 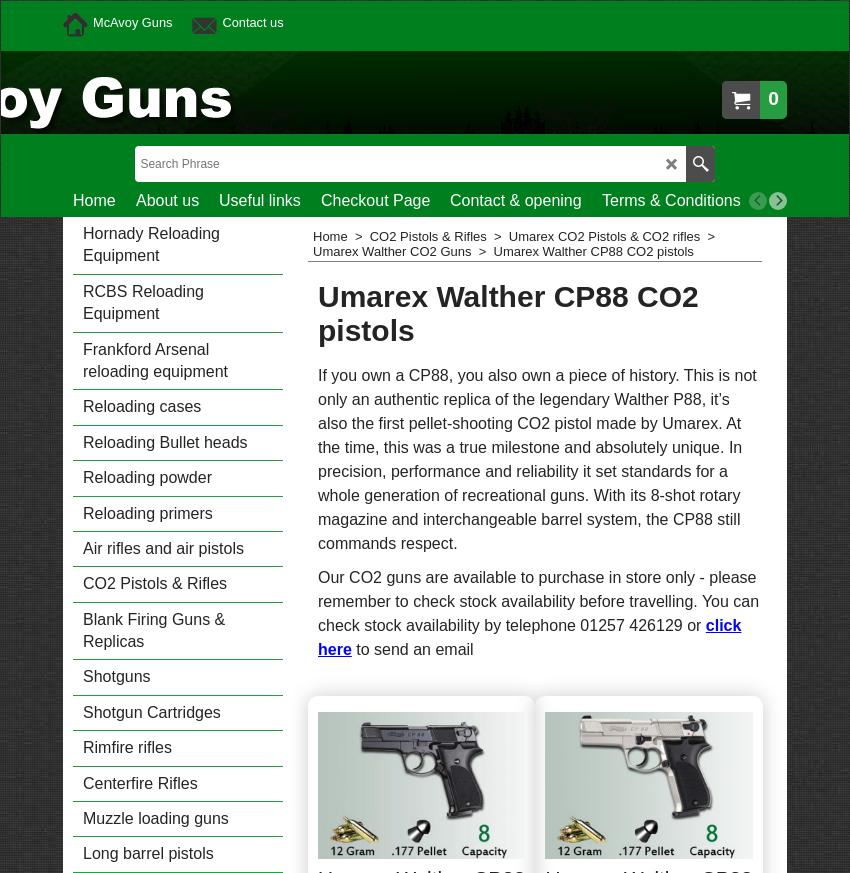 I want to click on 'Contact us', so click(x=252, y=21).